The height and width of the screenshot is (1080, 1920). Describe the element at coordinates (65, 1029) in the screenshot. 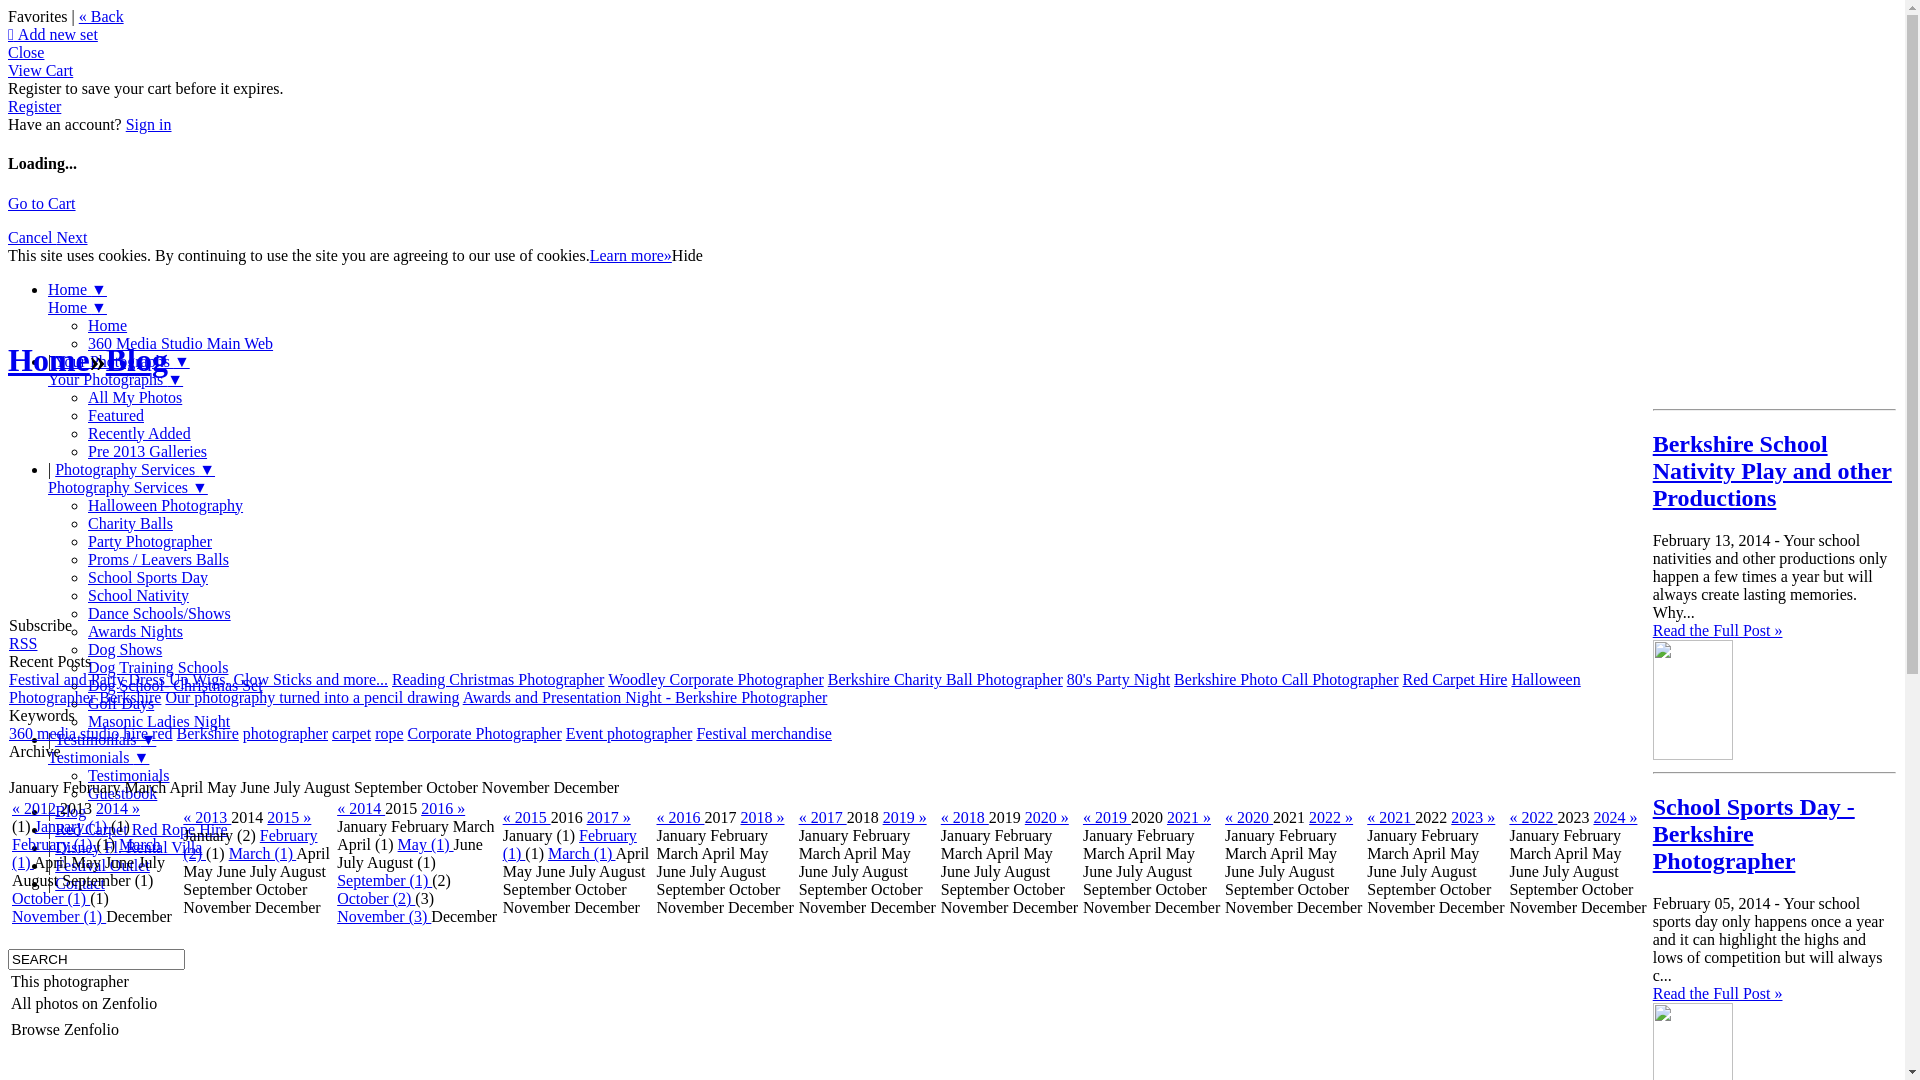

I see `'Browse Zenfolio'` at that location.